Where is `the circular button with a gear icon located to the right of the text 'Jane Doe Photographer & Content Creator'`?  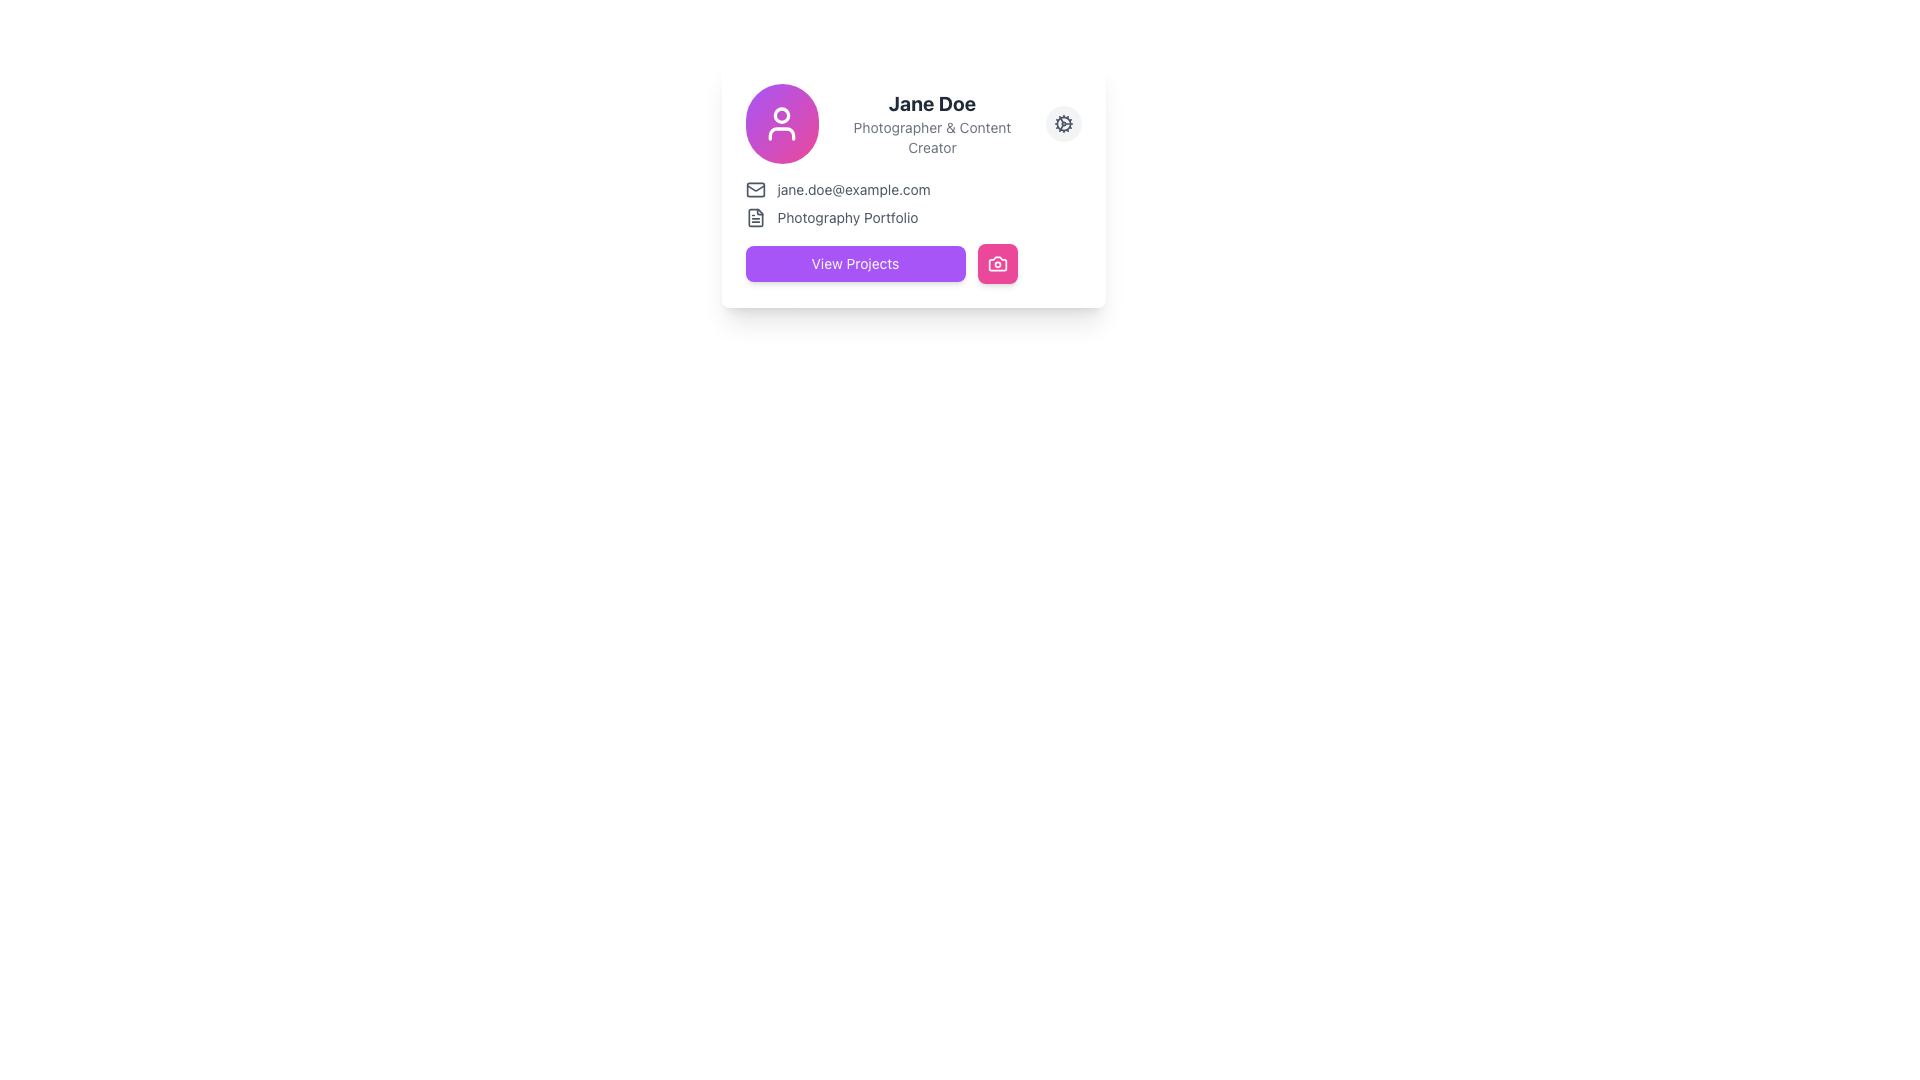 the circular button with a gear icon located to the right of the text 'Jane Doe Photographer & Content Creator' is located at coordinates (1062, 123).